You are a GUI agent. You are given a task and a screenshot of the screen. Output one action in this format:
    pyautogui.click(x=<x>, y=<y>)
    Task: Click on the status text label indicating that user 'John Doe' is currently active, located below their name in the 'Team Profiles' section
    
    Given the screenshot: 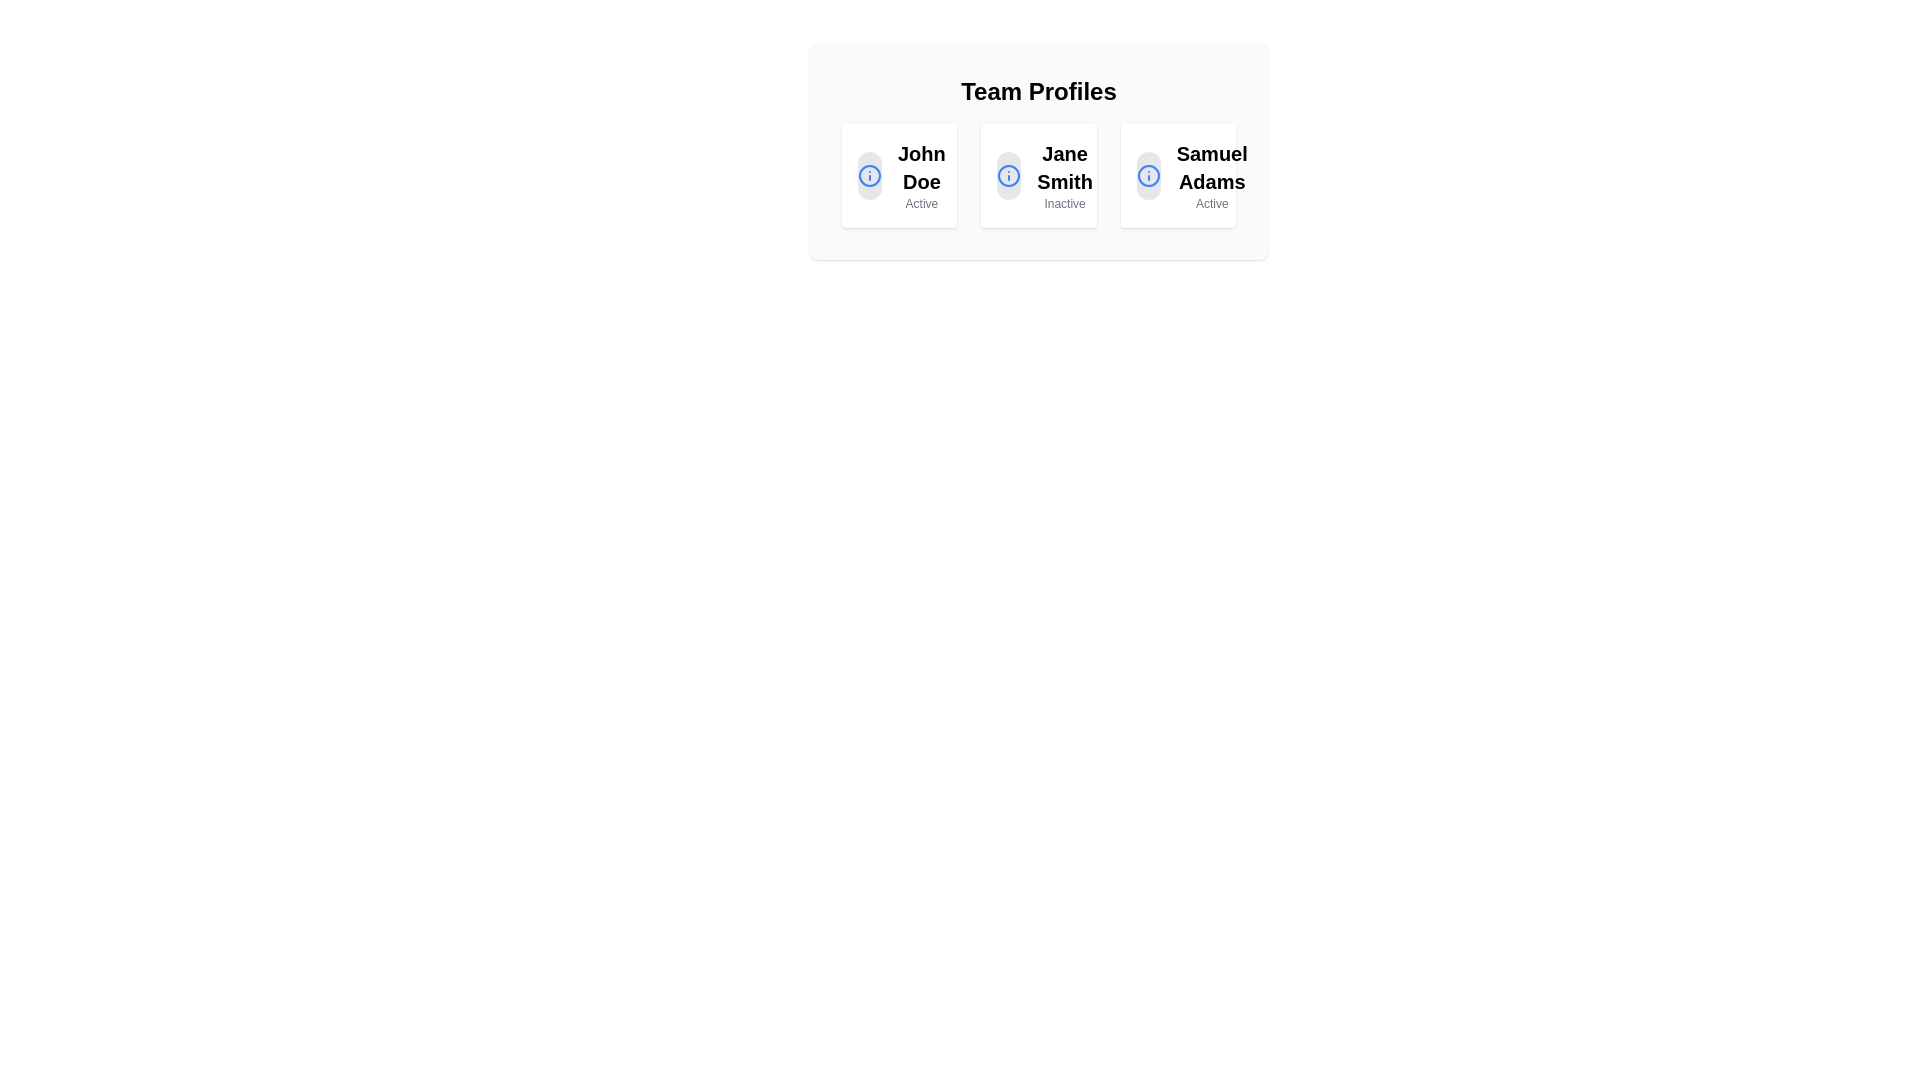 What is the action you would take?
    pyautogui.click(x=920, y=204)
    